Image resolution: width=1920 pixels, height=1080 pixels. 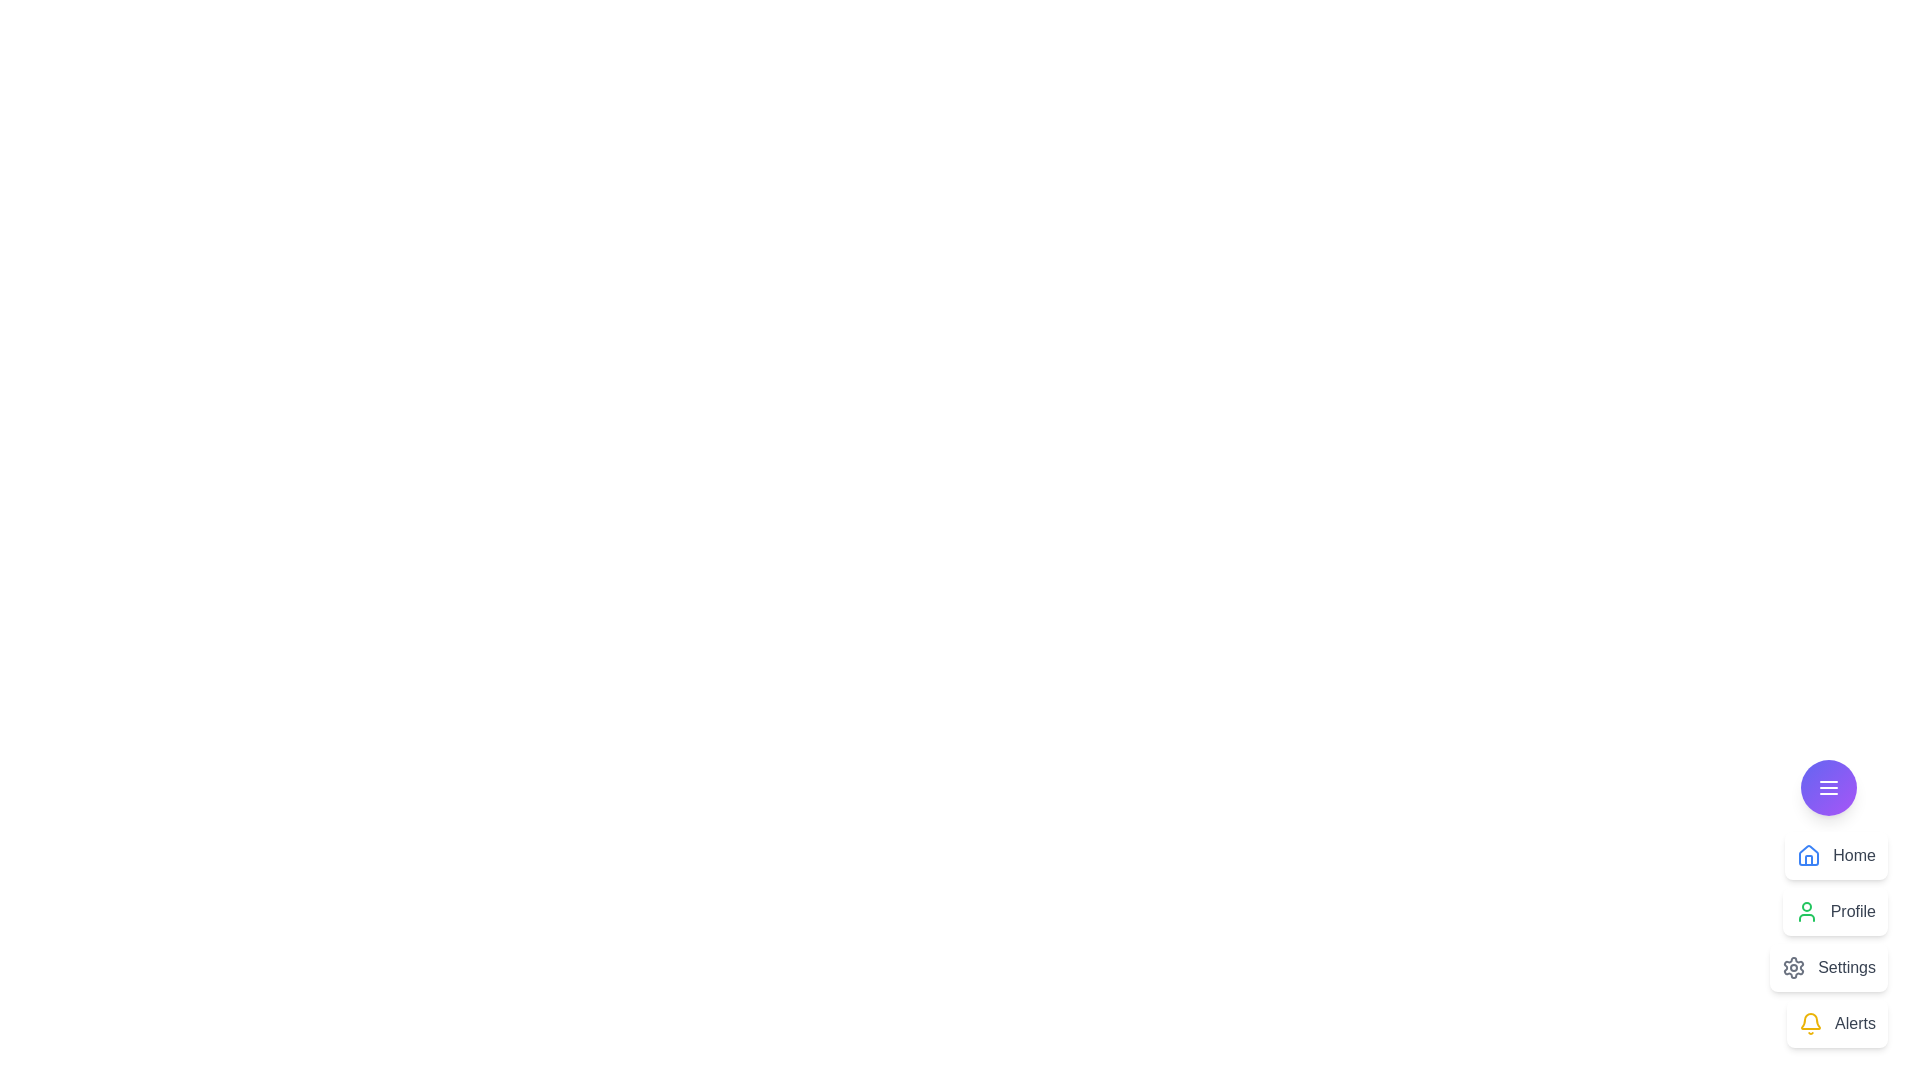 What do you see at coordinates (1836, 855) in the screenshot?
I see `the menu item Home from the speed dial menu` at bounding box center [1836, 855].